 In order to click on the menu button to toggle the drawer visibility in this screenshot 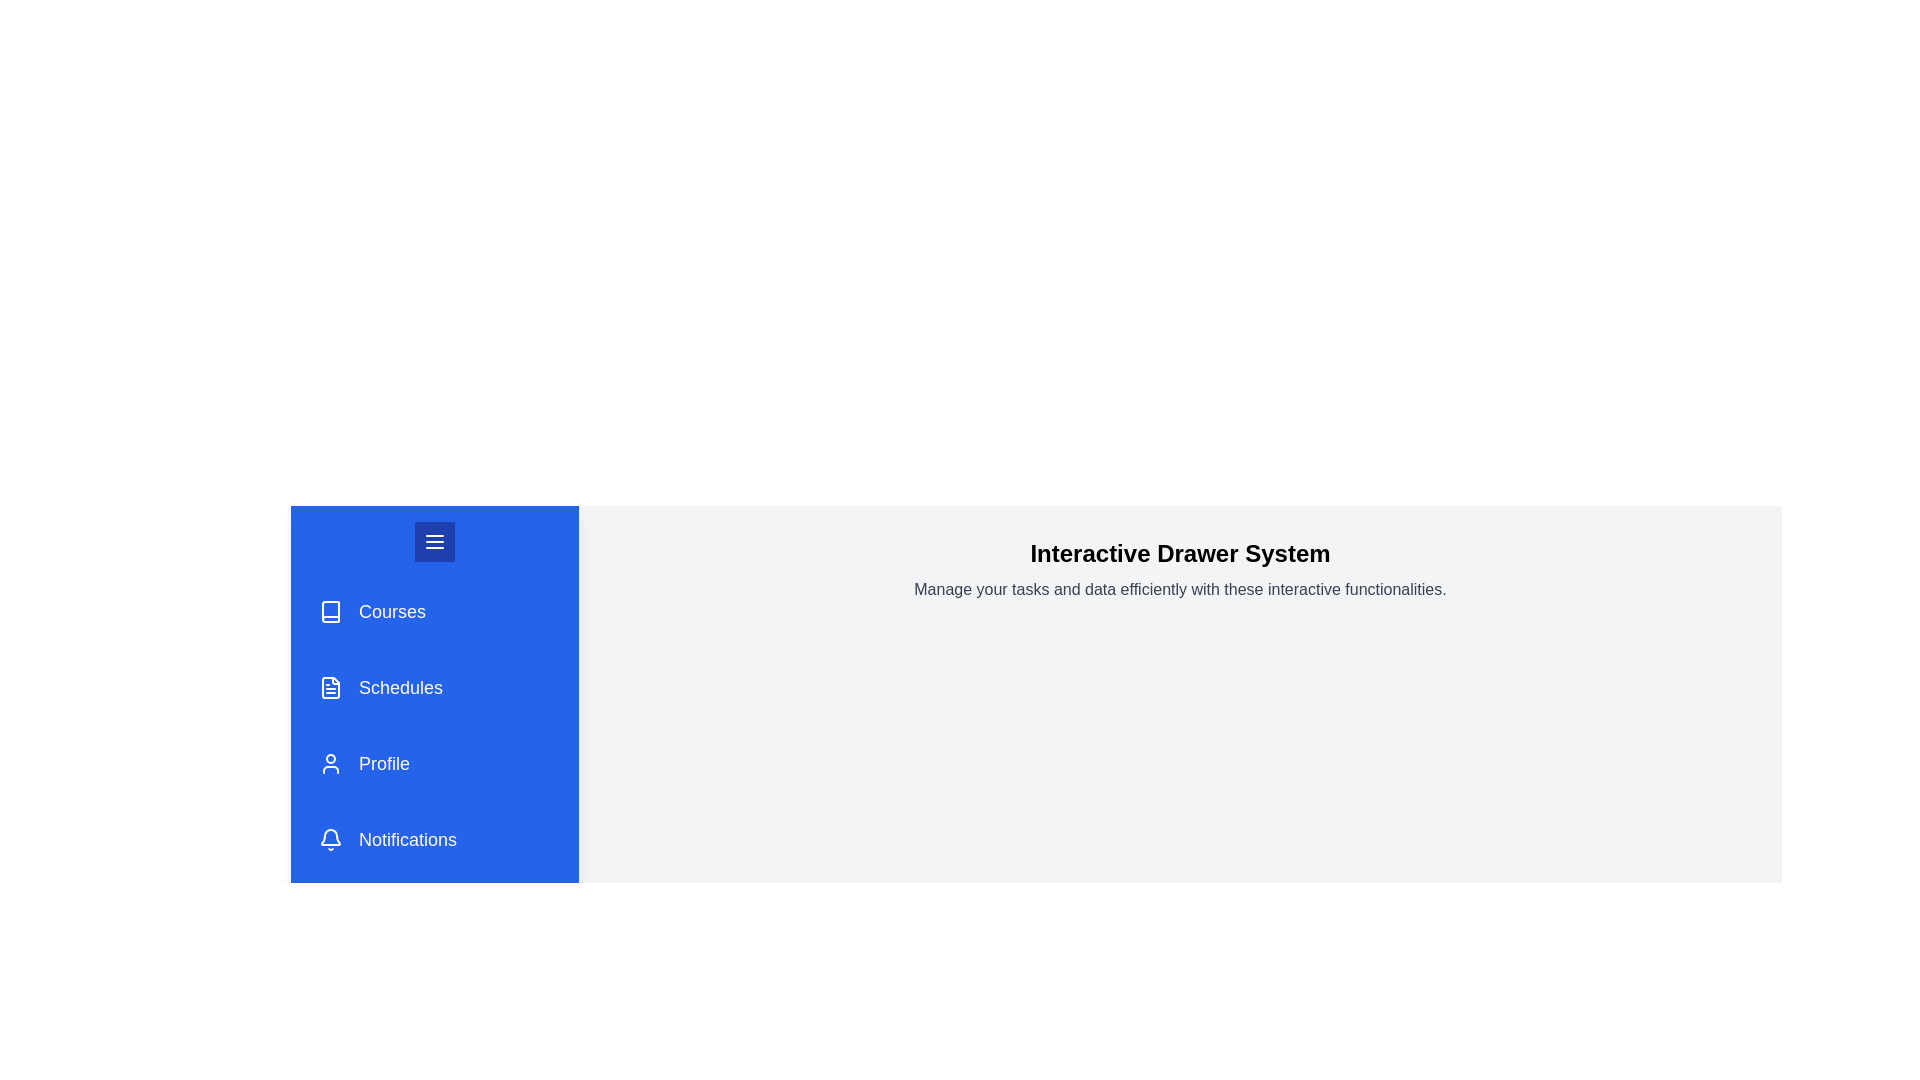, I will do `click(434, 542)`.